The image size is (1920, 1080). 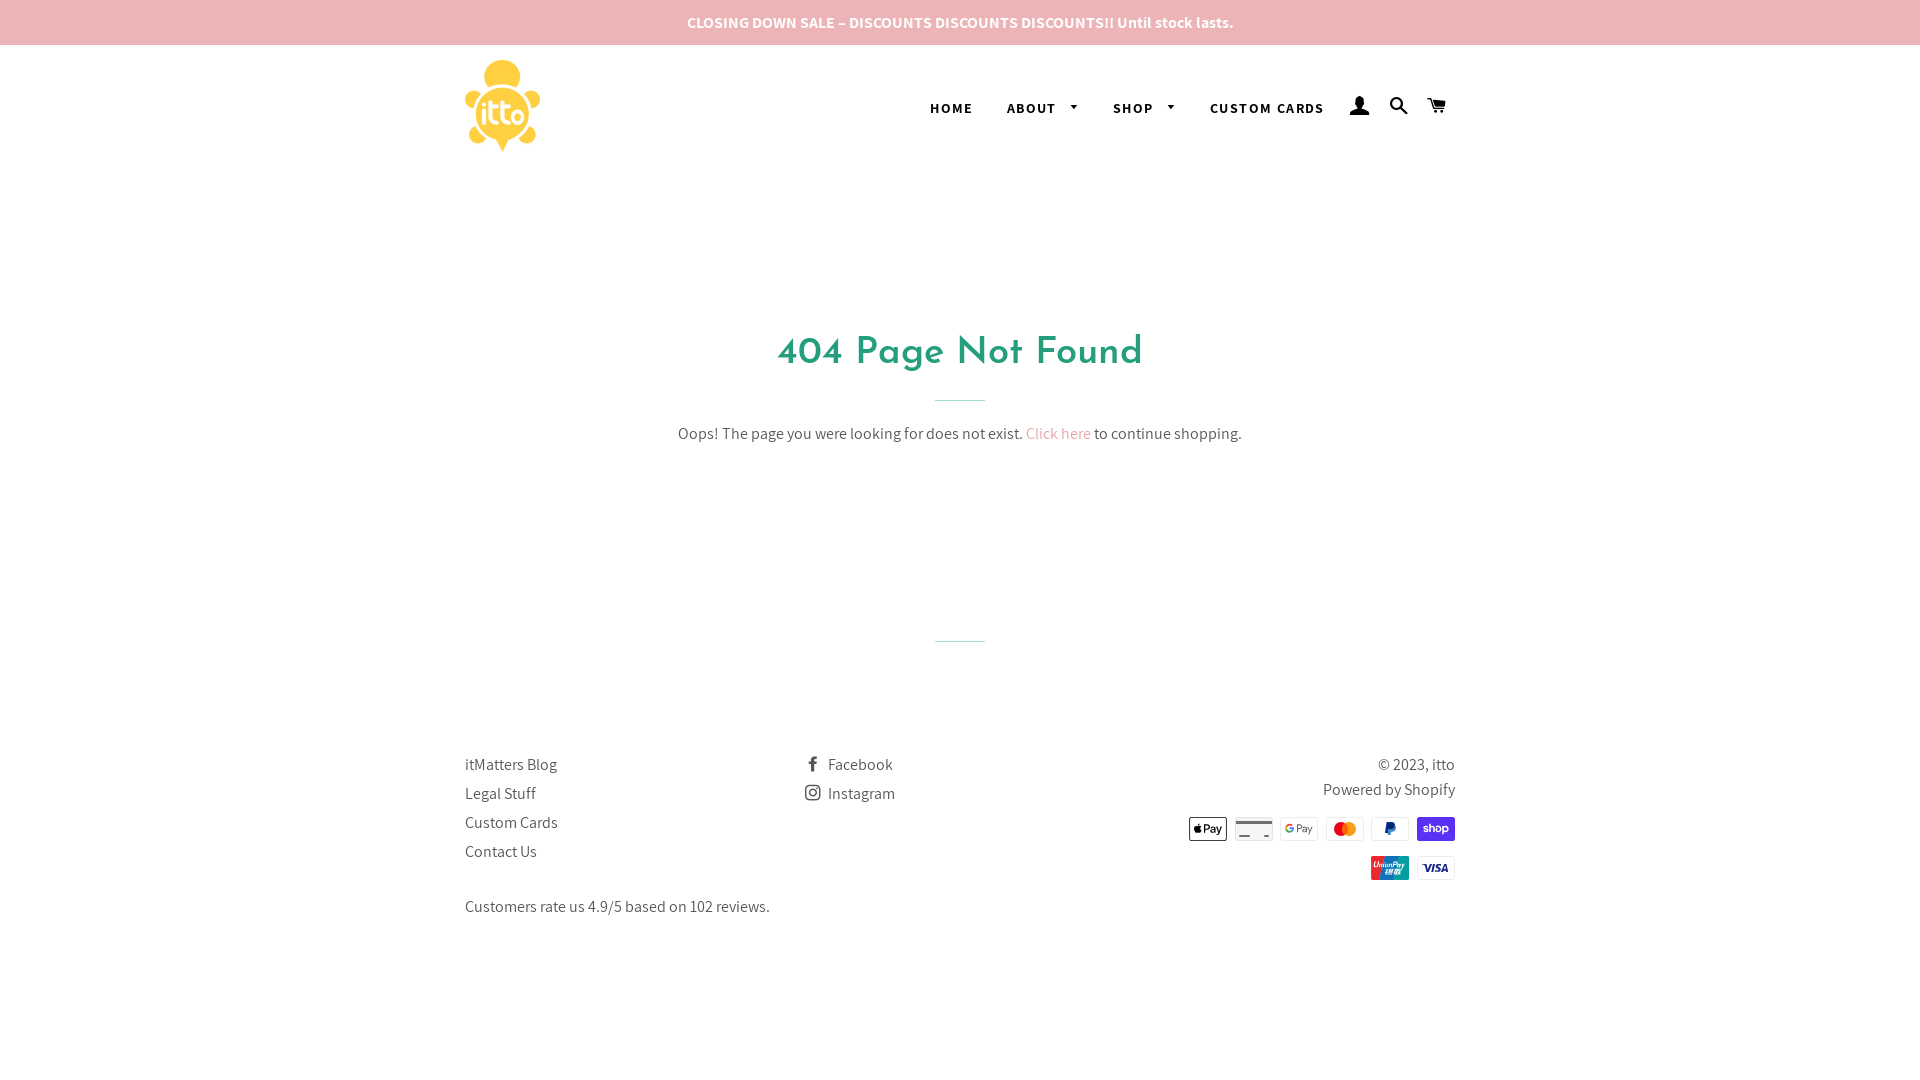 What do you see at coordinates (1387, 788) in the screenshot?
I see `'Powered by Shopify'` at bounding box center [1387, 788].